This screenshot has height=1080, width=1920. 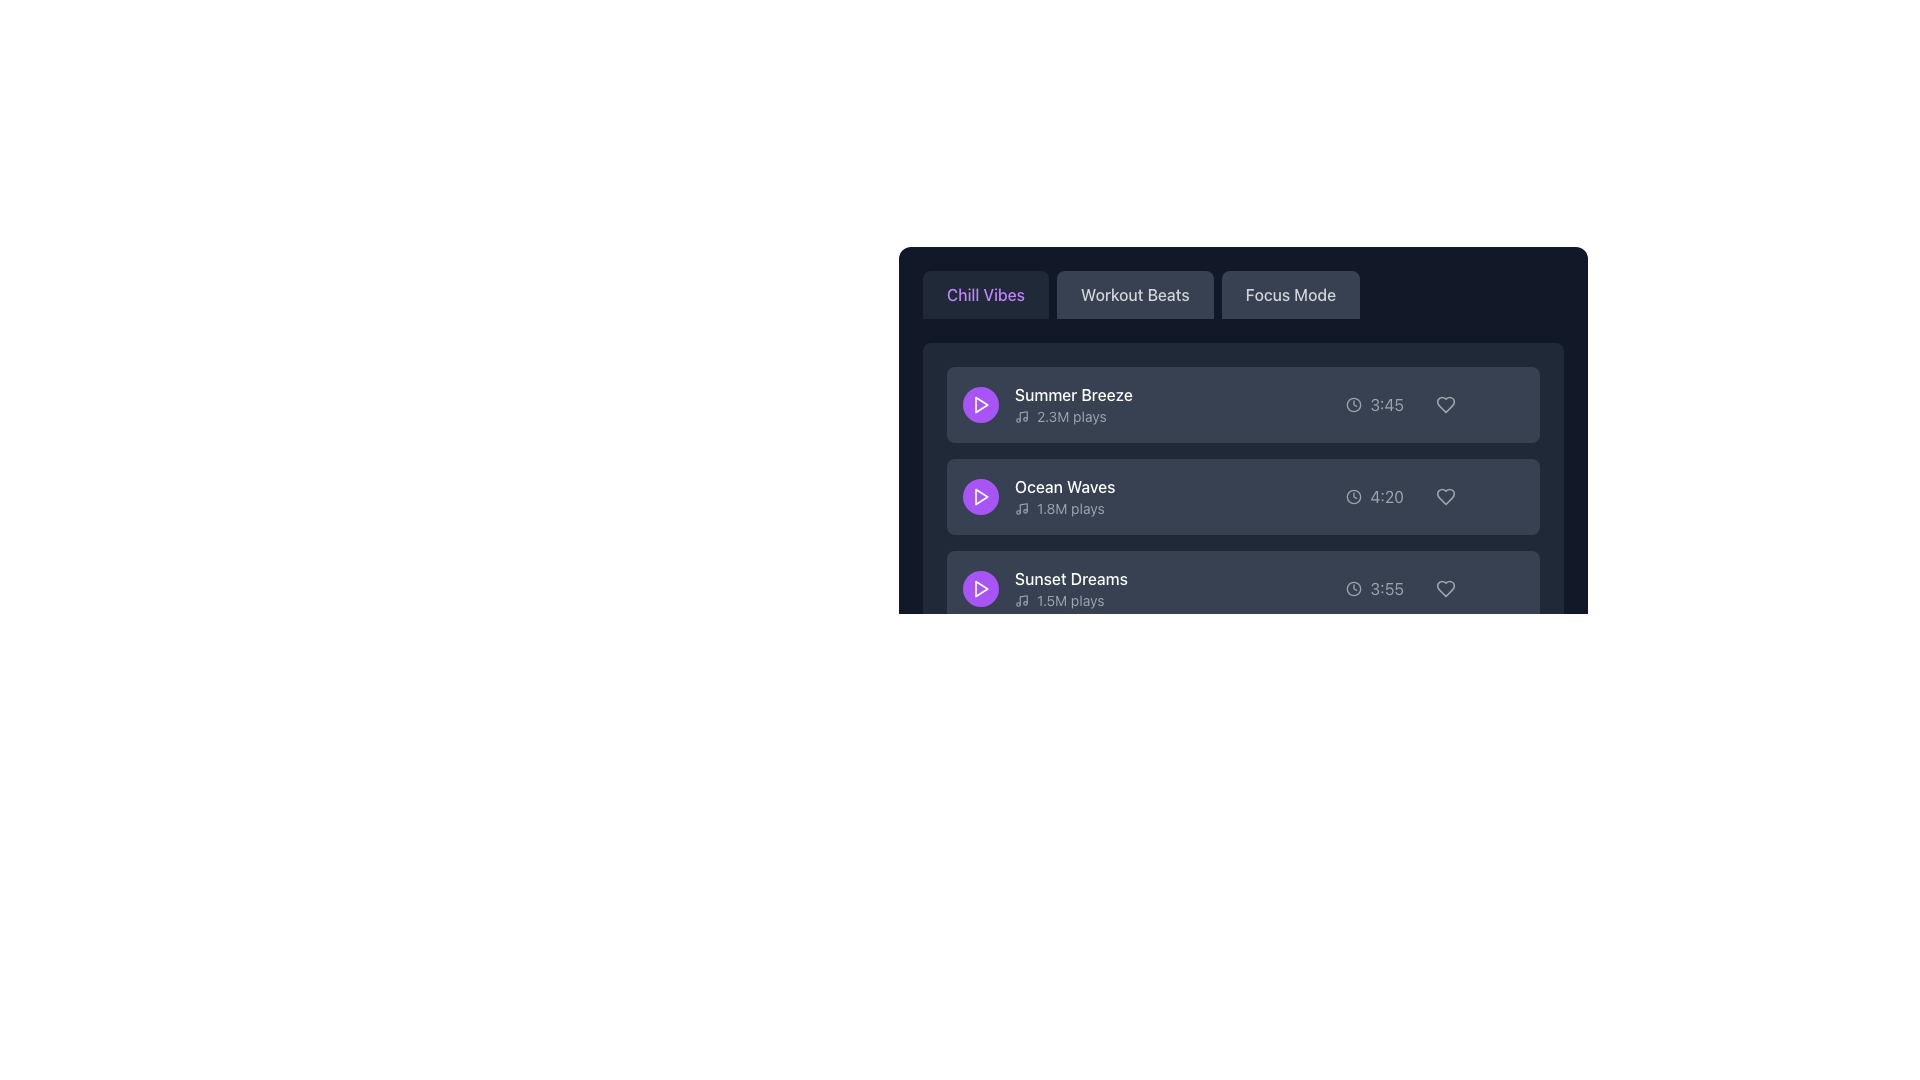 I want to click on the music note icon located to the left of the text '2.3M plays' in the track 'Summer Breeze', so click(x=1022, y=415).